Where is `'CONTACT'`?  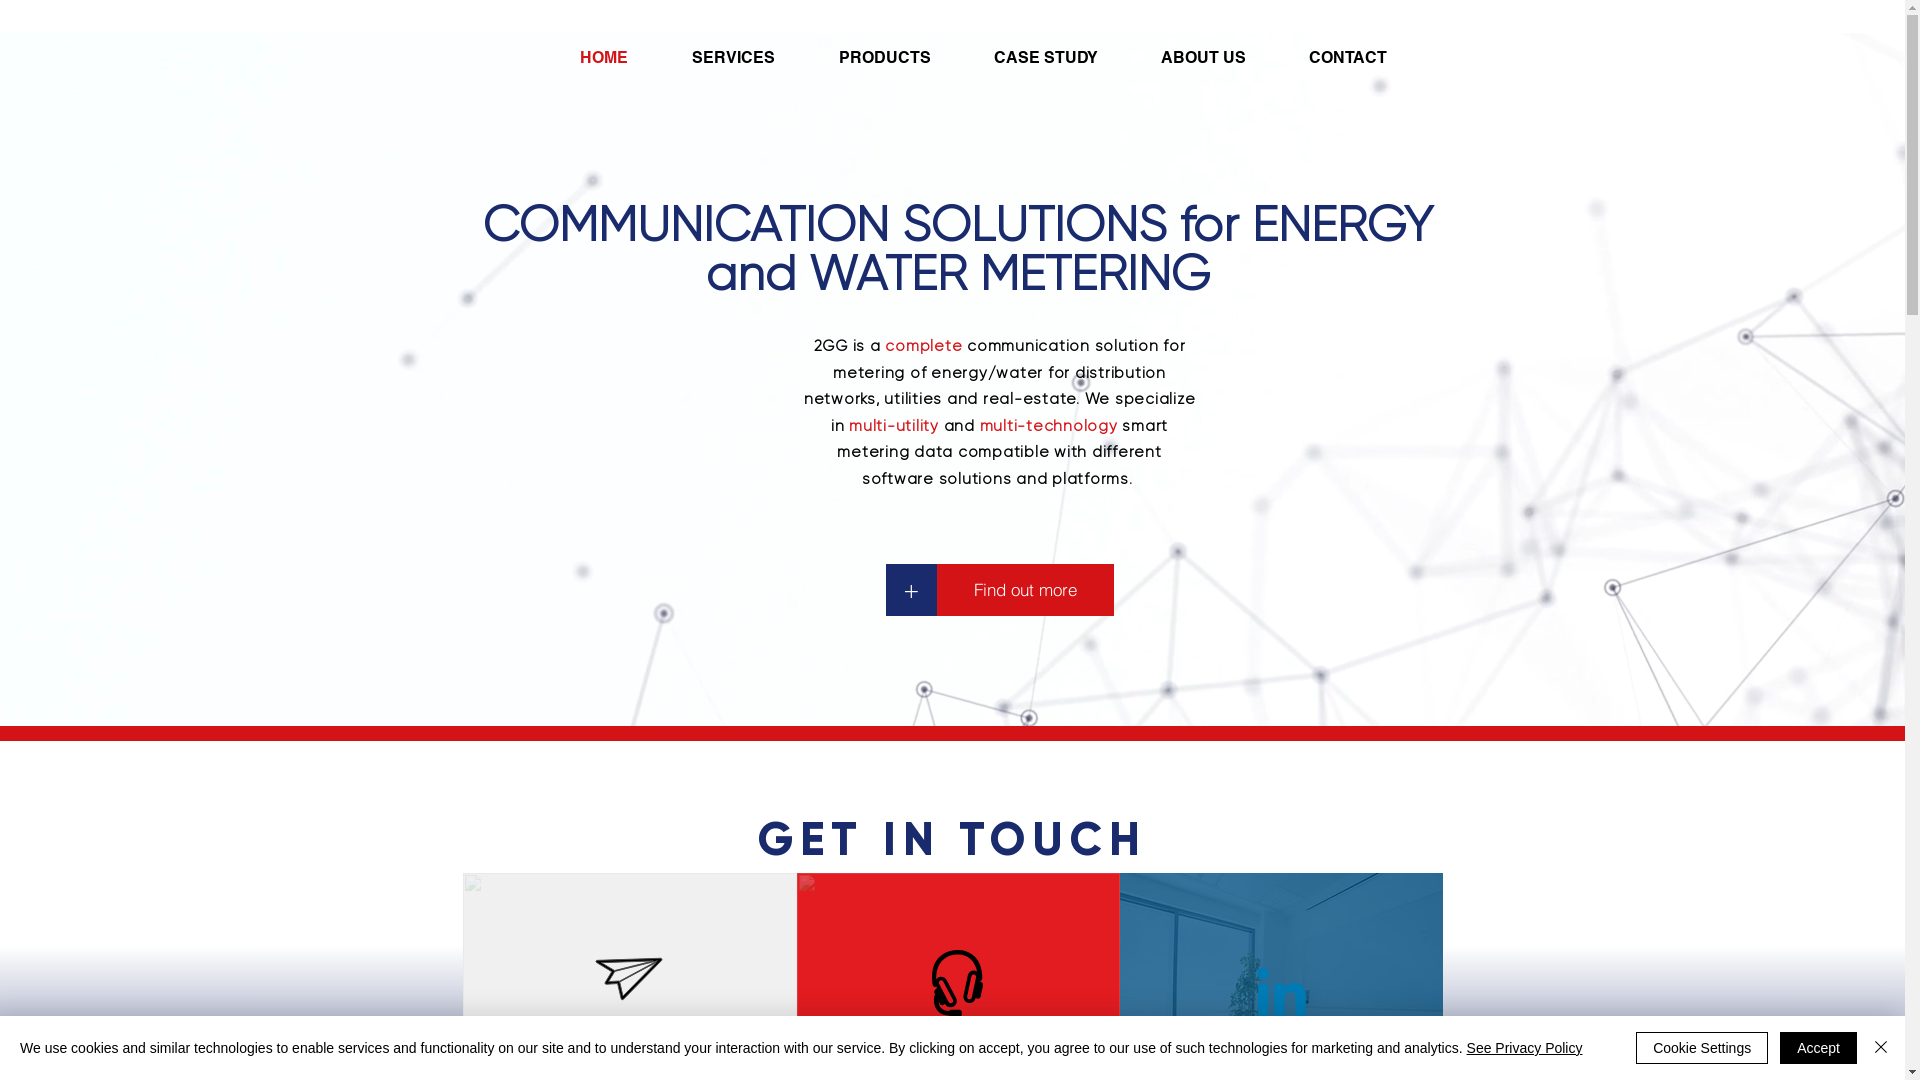 'CONTACT' is located at coordinates (1294, 56).